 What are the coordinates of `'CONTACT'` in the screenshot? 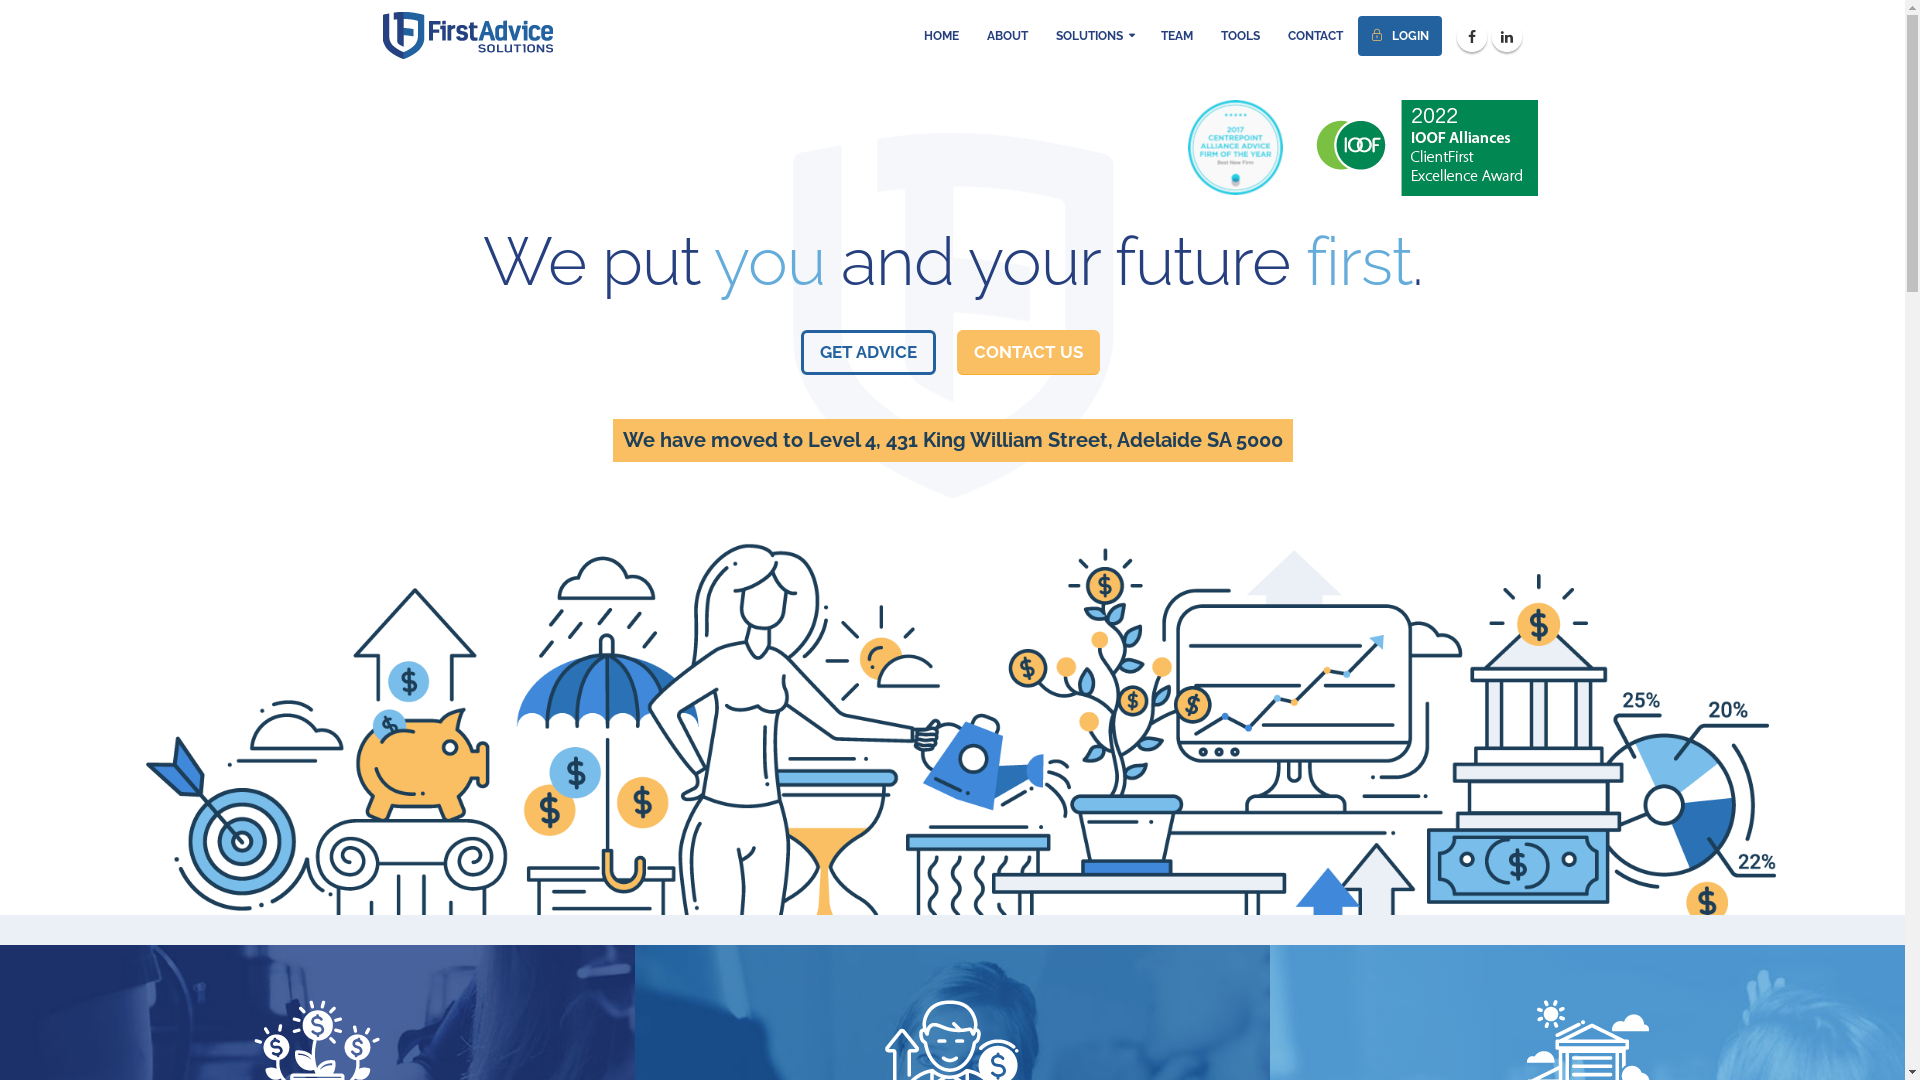 It's located at (1314, 35).